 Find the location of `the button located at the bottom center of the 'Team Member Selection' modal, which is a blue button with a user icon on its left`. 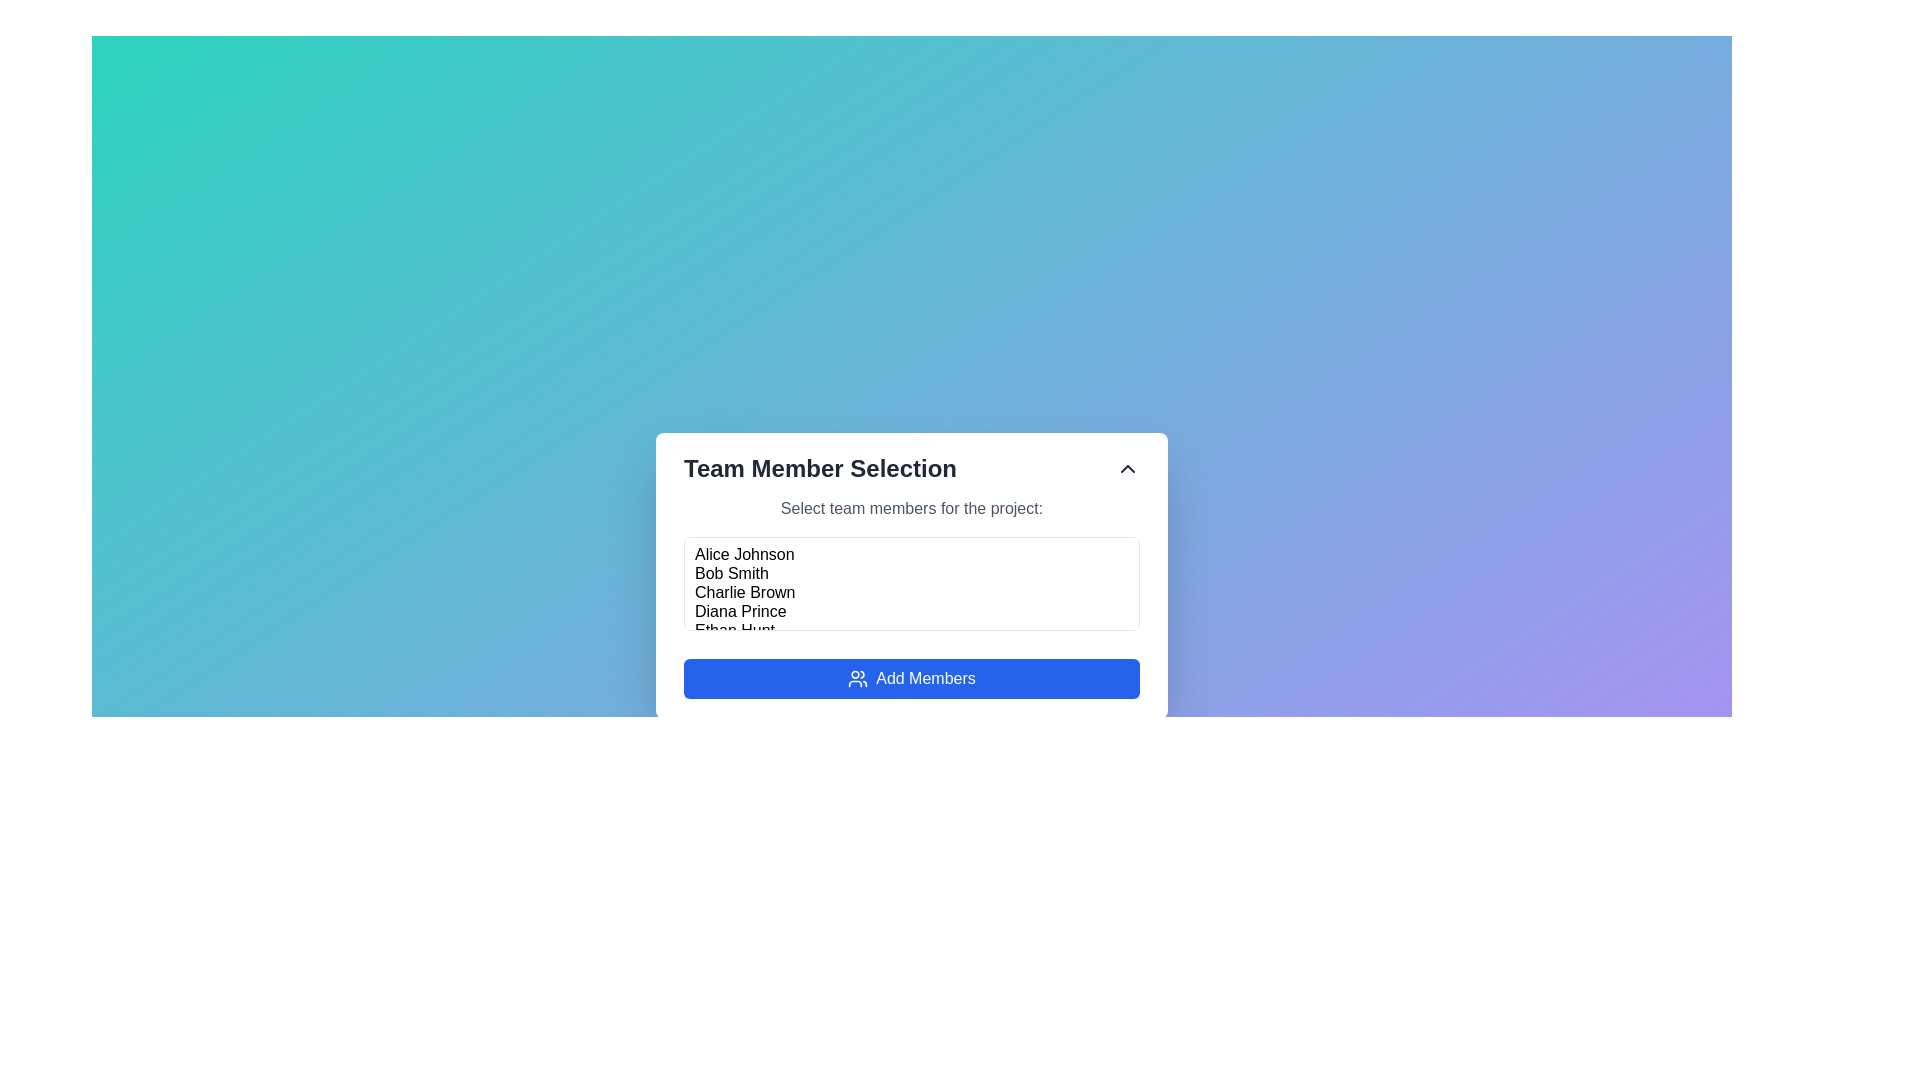

the button located at the bottom center of the 'Team Member Selection' modal, which is a blue button with a user icon on its left is located at coordinates (925, 677).